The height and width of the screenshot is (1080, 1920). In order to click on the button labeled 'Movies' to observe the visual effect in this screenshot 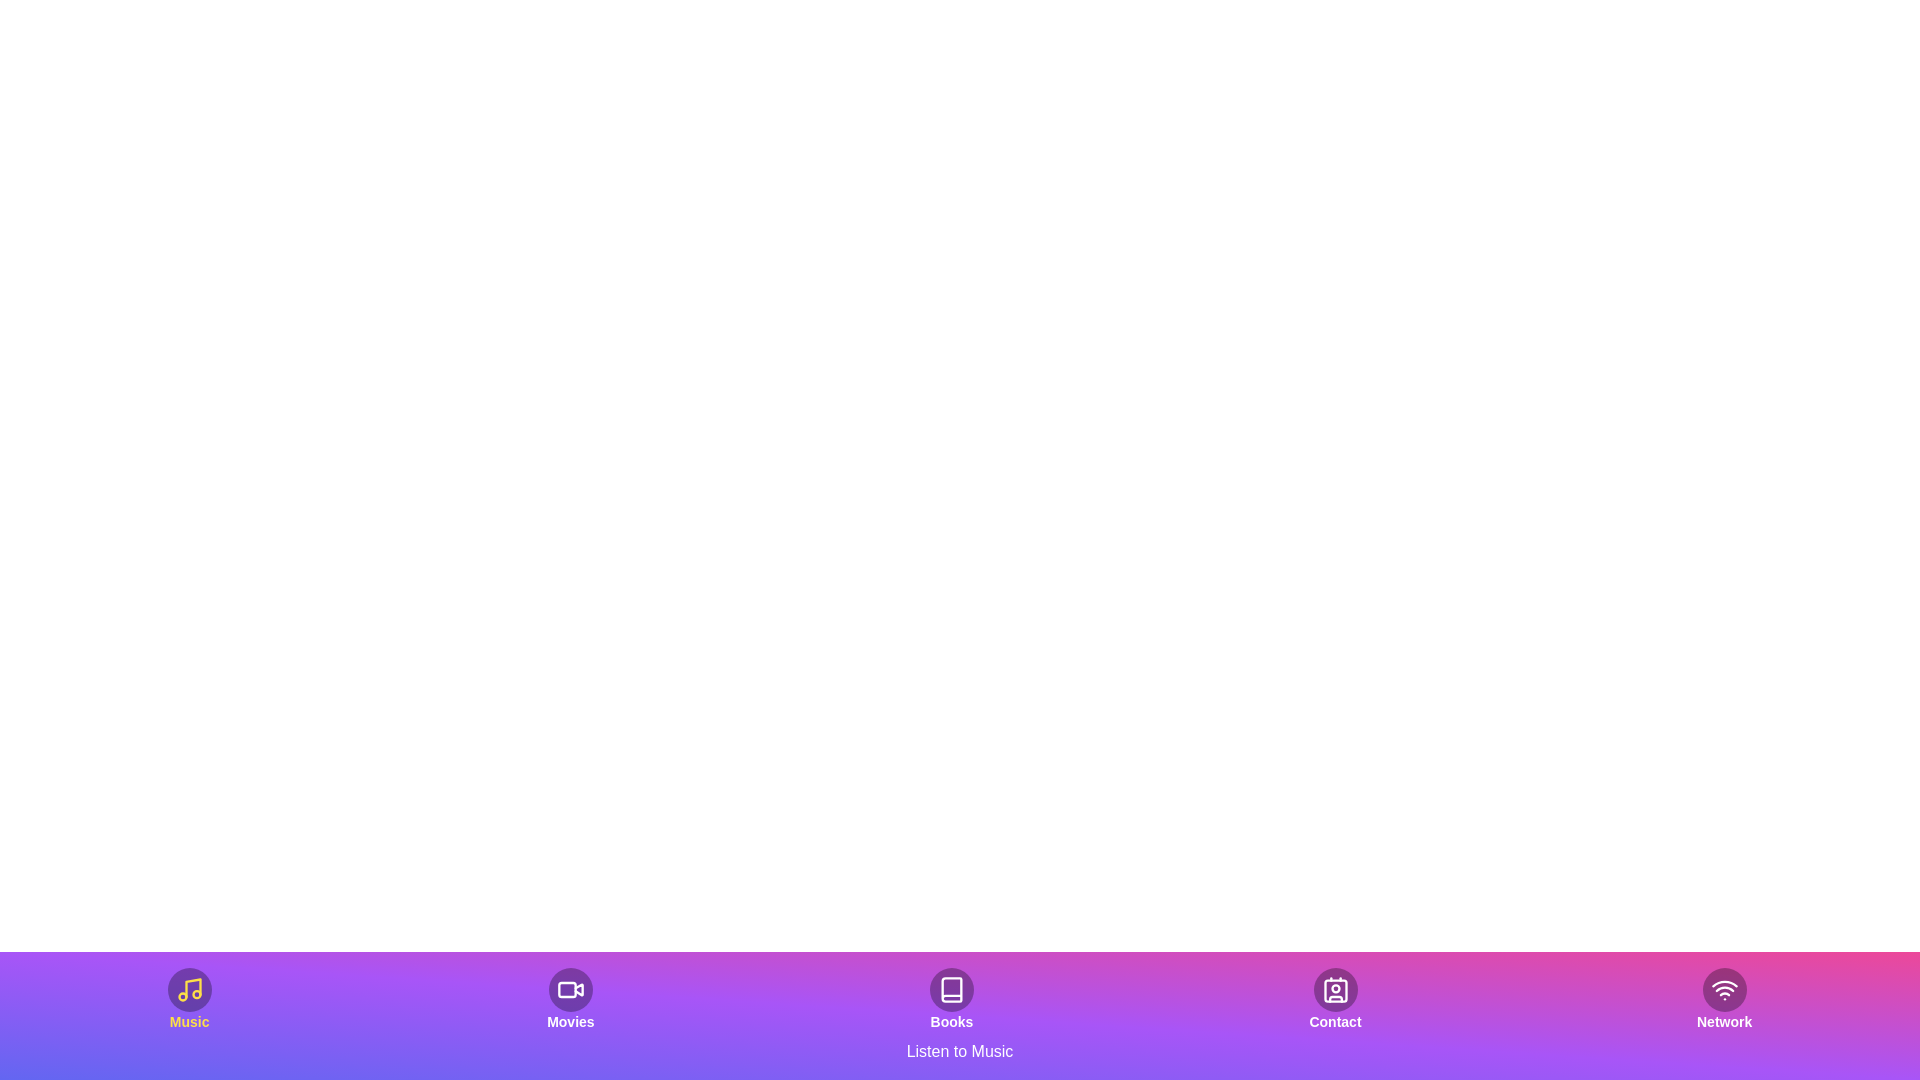, I will do `click(569, 999)`.